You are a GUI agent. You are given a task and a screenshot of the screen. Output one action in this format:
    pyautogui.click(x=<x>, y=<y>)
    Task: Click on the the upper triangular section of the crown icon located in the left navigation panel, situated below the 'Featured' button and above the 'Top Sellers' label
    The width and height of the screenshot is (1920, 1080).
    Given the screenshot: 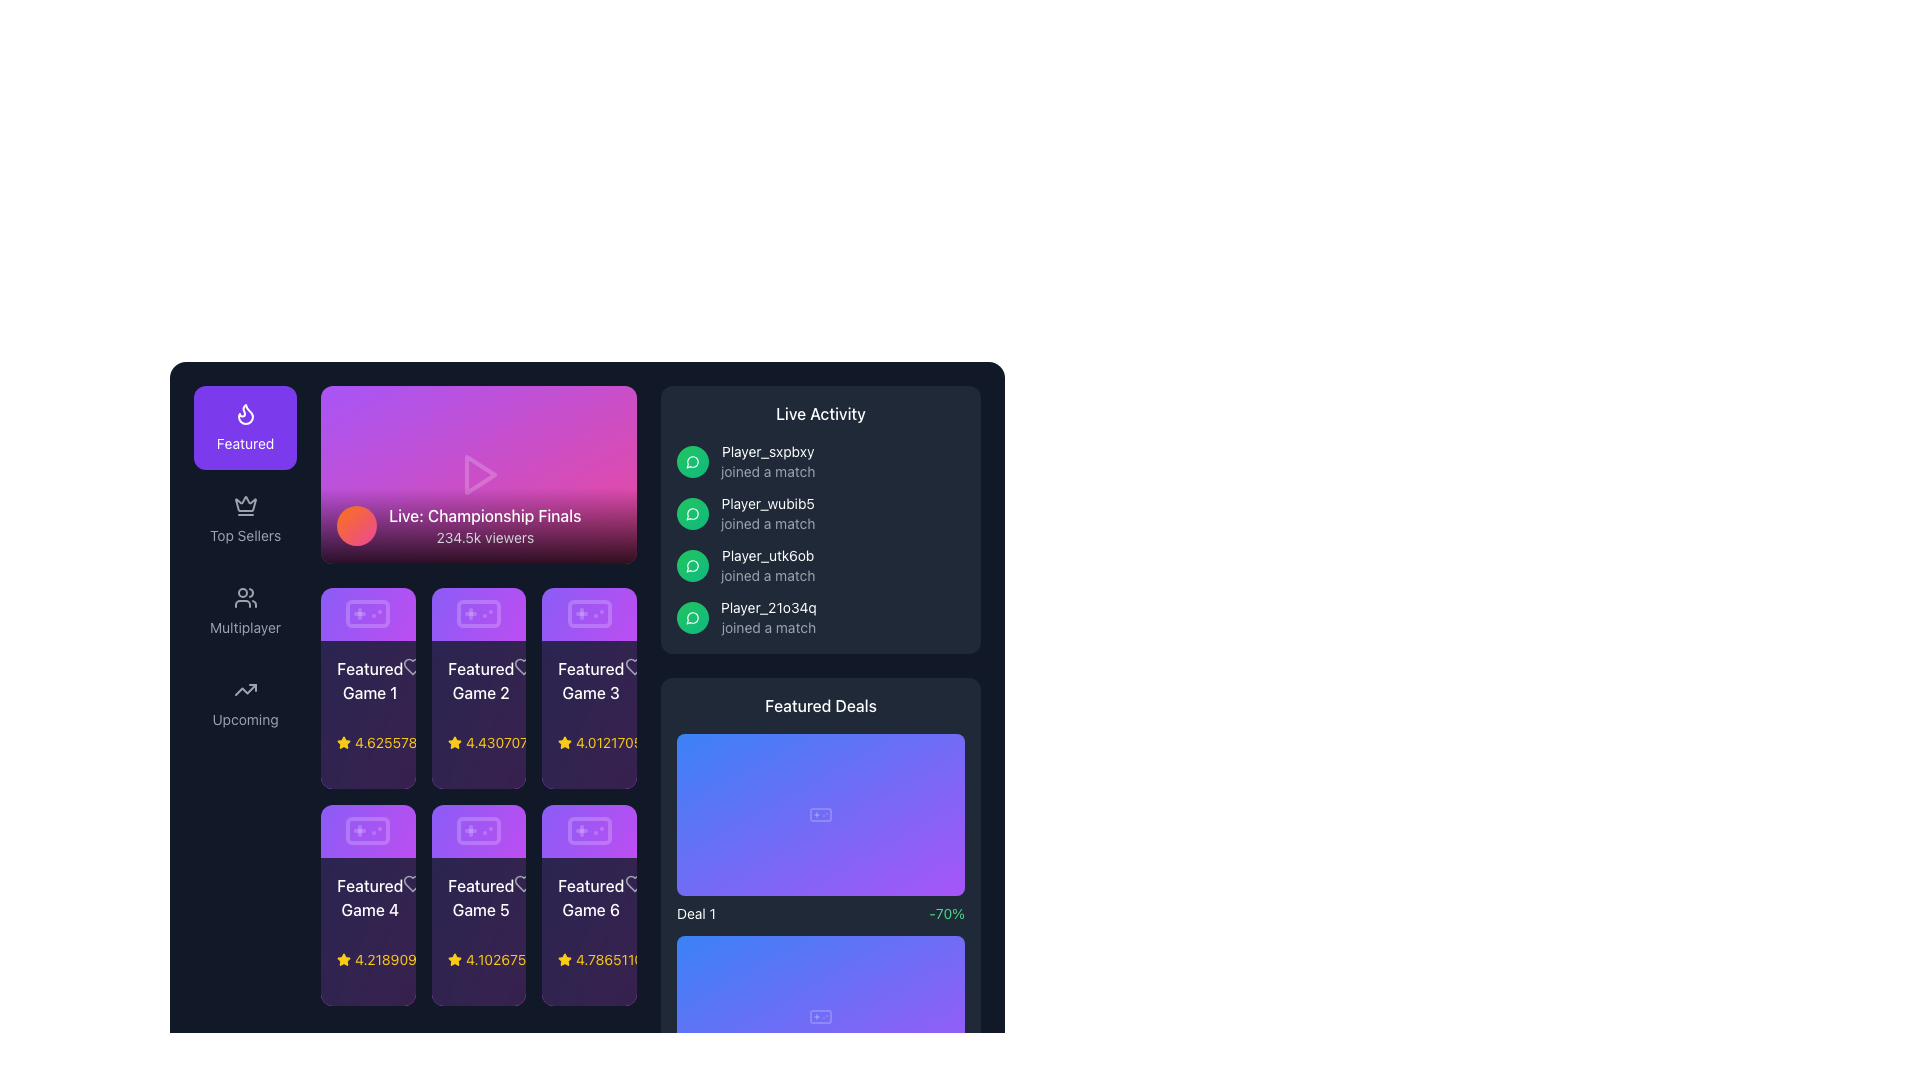 What is the action you would take?
    pyautogui.click(x=244, y=503)
    